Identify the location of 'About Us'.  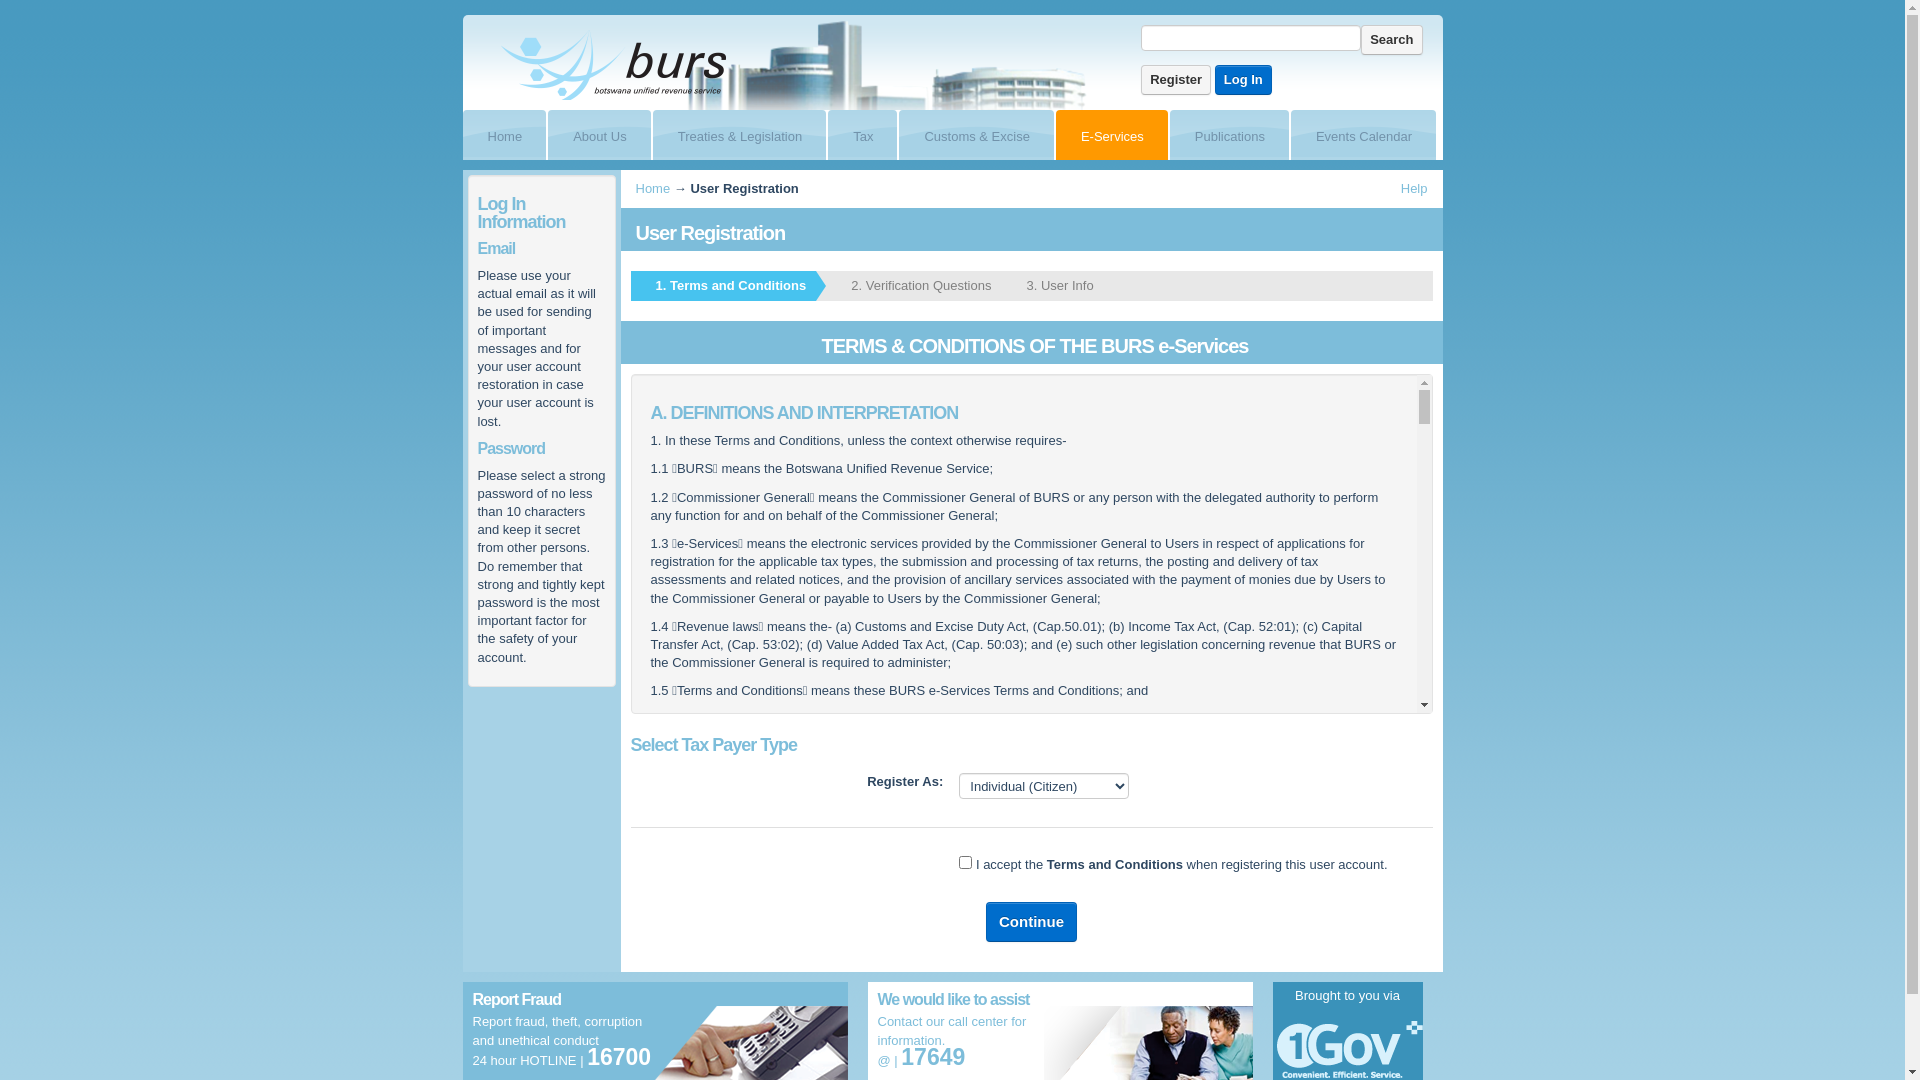
(588, 135).